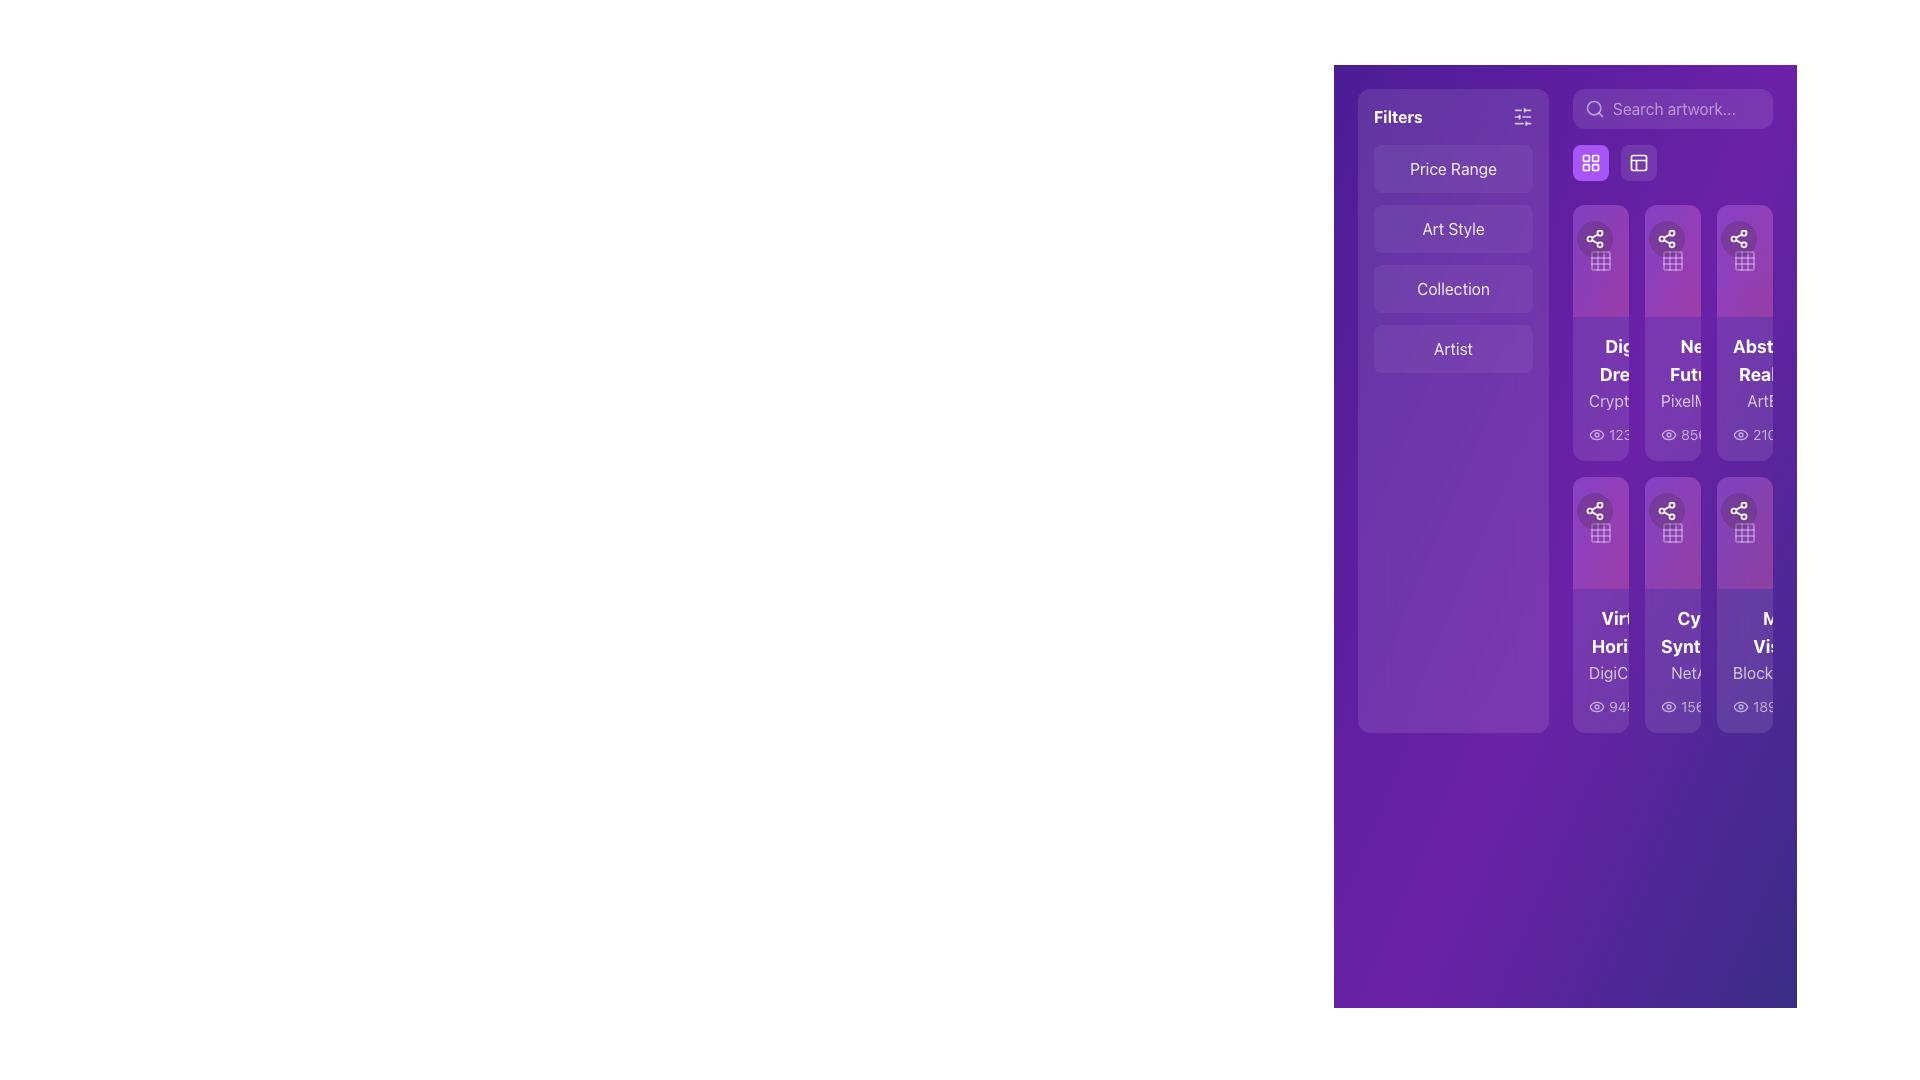 The width and height of the screenshot is (1920, 1080). Describe the element at coordinates (1572, 238) in the screenshot. I see `the circular button with a sharing icon located in the top-right corner of the card section` at that location.